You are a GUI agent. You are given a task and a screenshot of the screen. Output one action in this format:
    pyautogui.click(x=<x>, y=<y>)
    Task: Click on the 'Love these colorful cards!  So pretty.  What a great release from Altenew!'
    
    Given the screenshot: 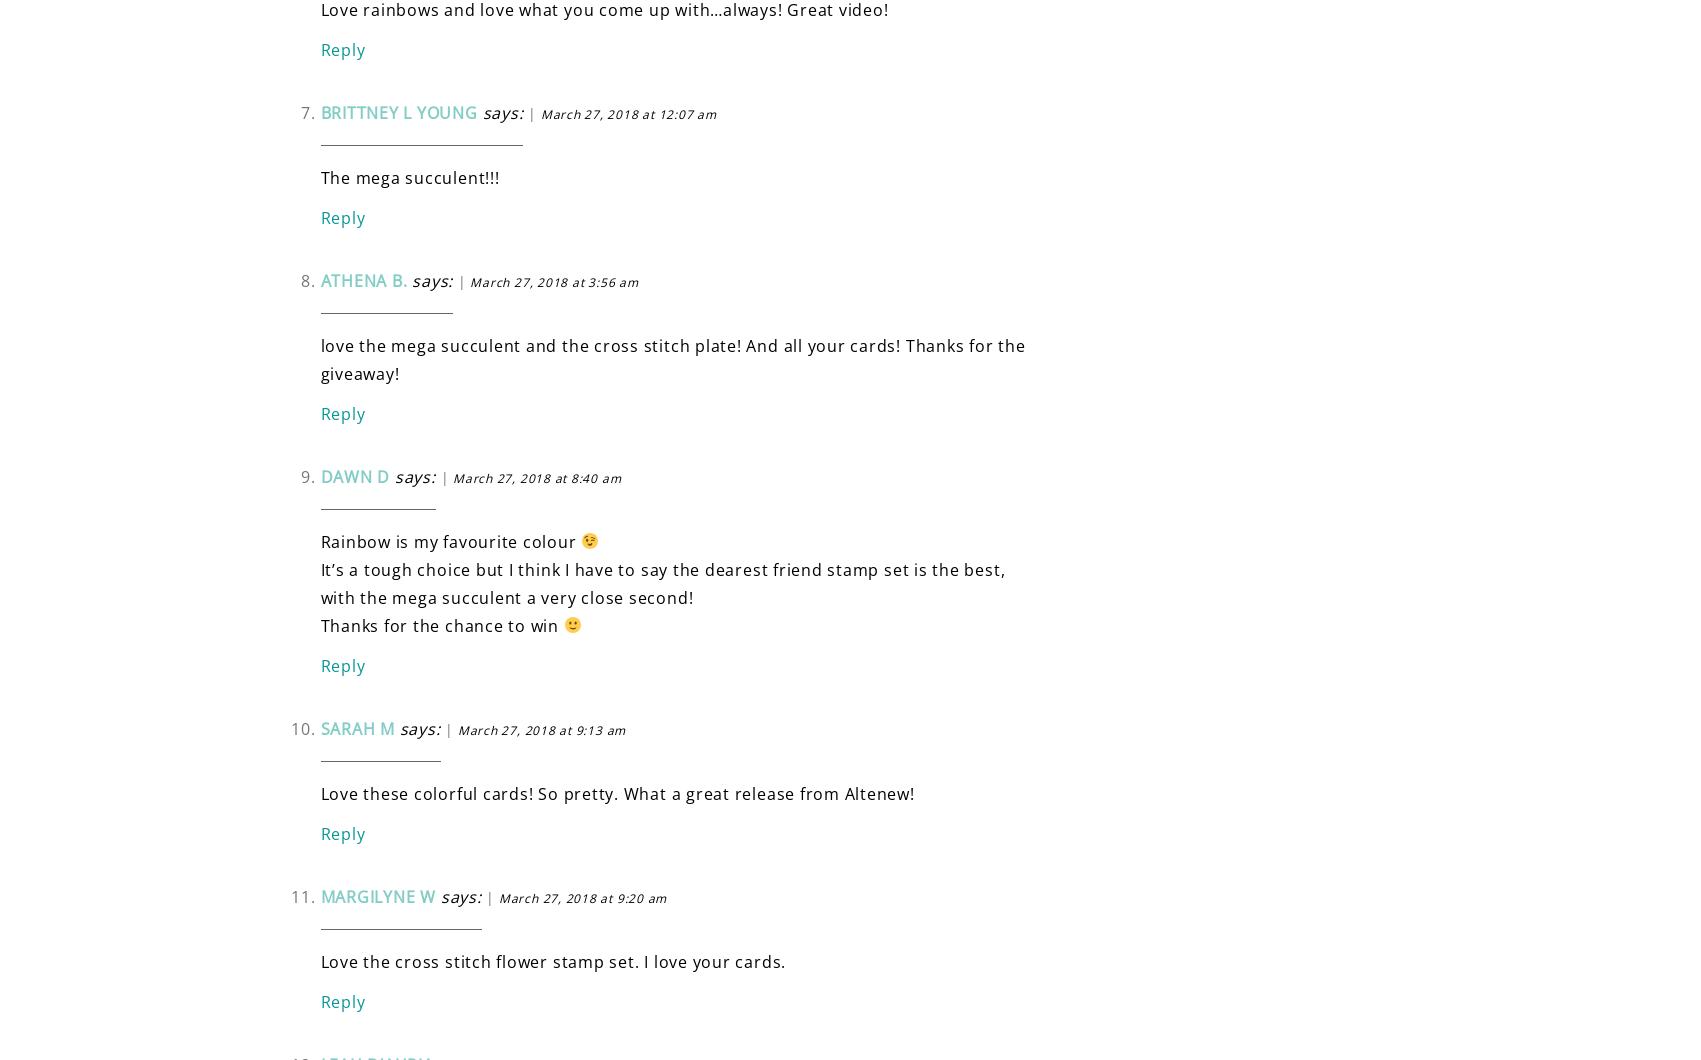 What is the action you would take?
    pyautogui.click(x=615, y=791)
    